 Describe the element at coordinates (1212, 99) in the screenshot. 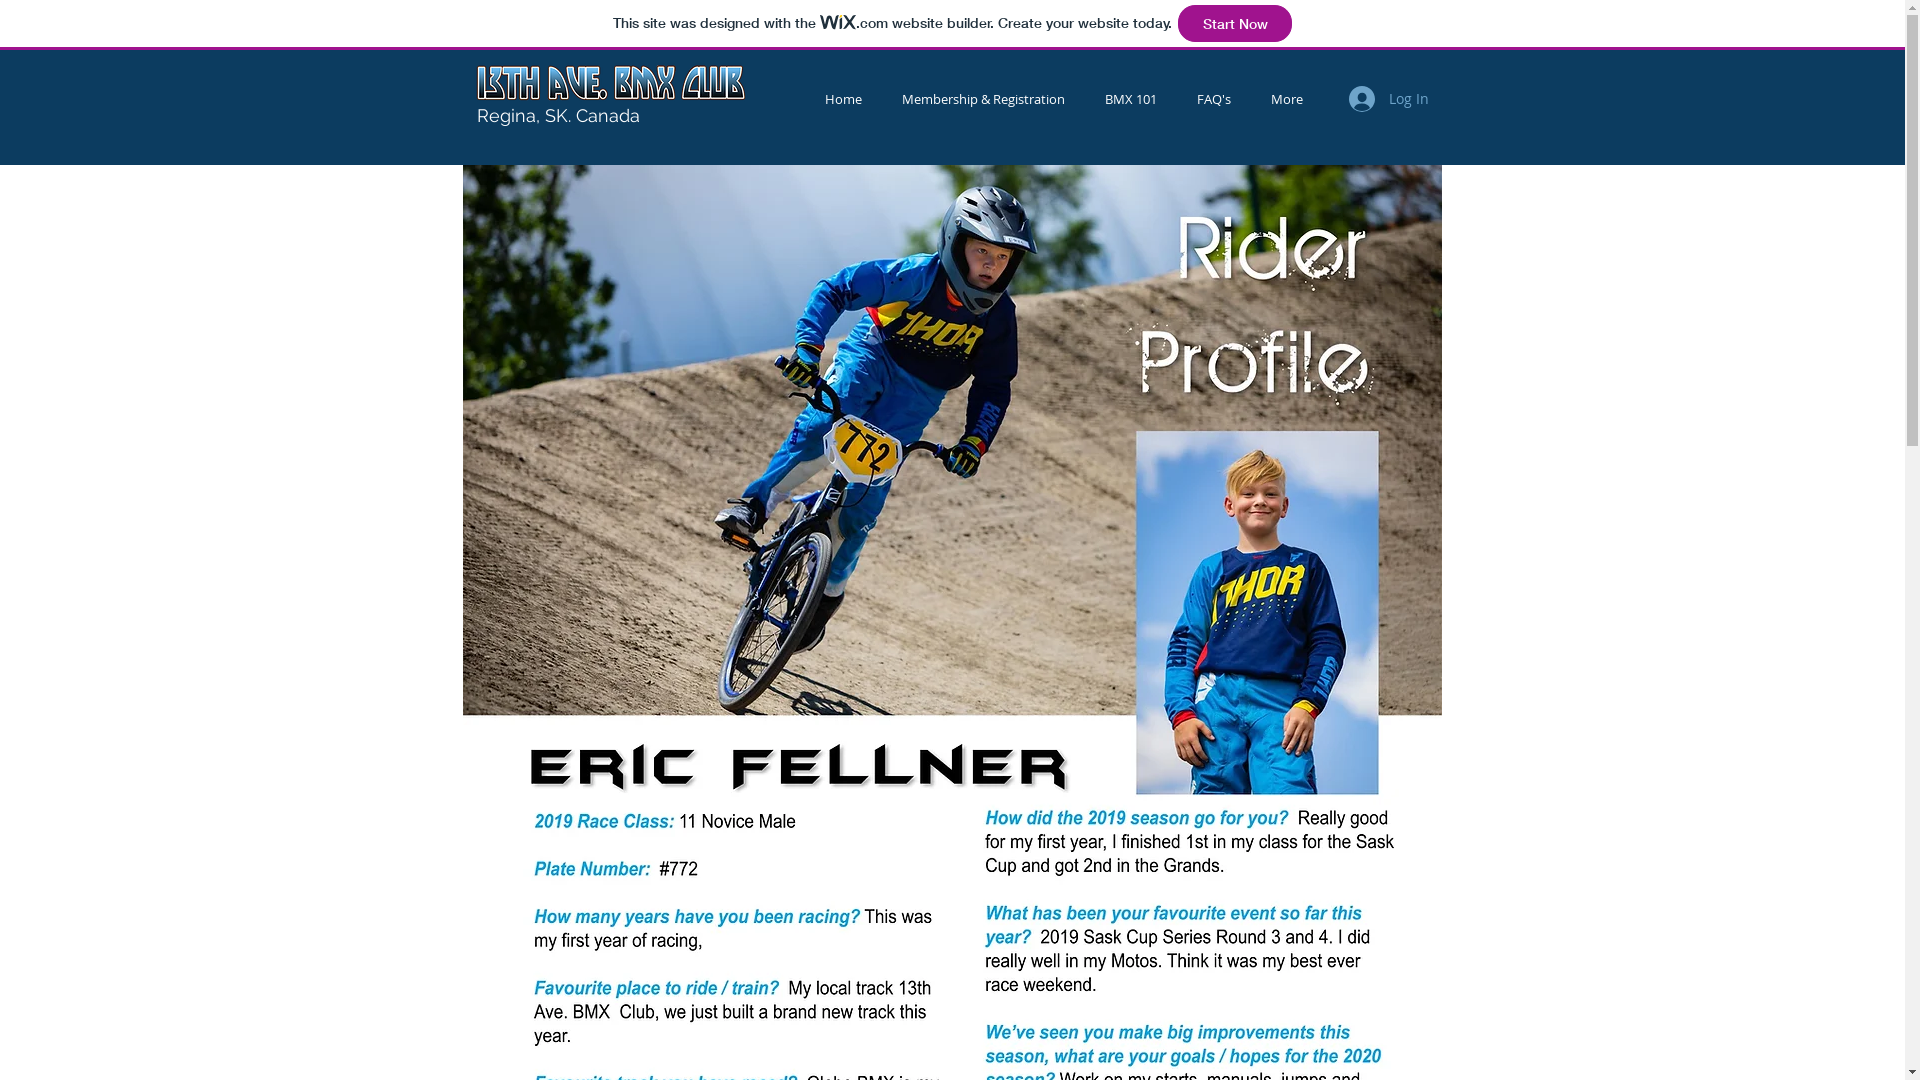

I see `'FAQ's'` at that location.